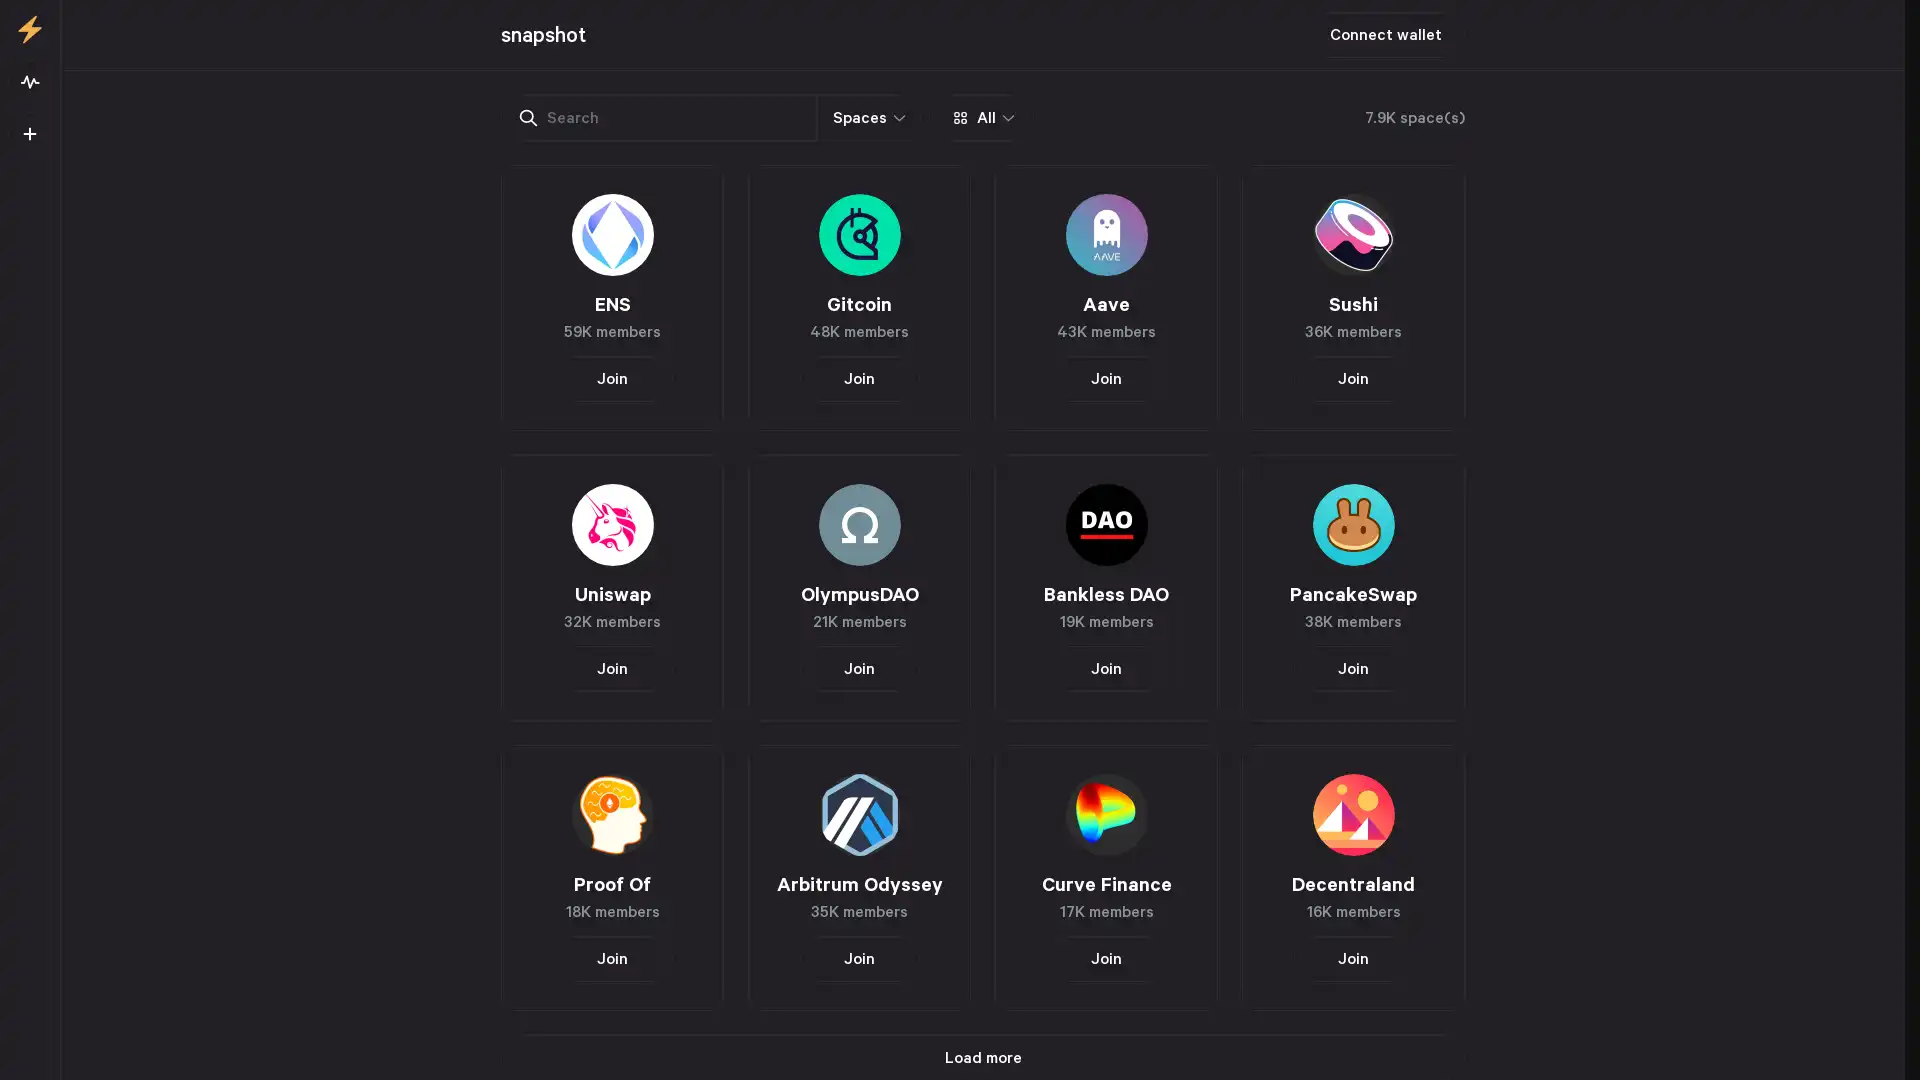  Describe the element at coordinates (1353, 668) in the screenshot. I see `Join` at that location.